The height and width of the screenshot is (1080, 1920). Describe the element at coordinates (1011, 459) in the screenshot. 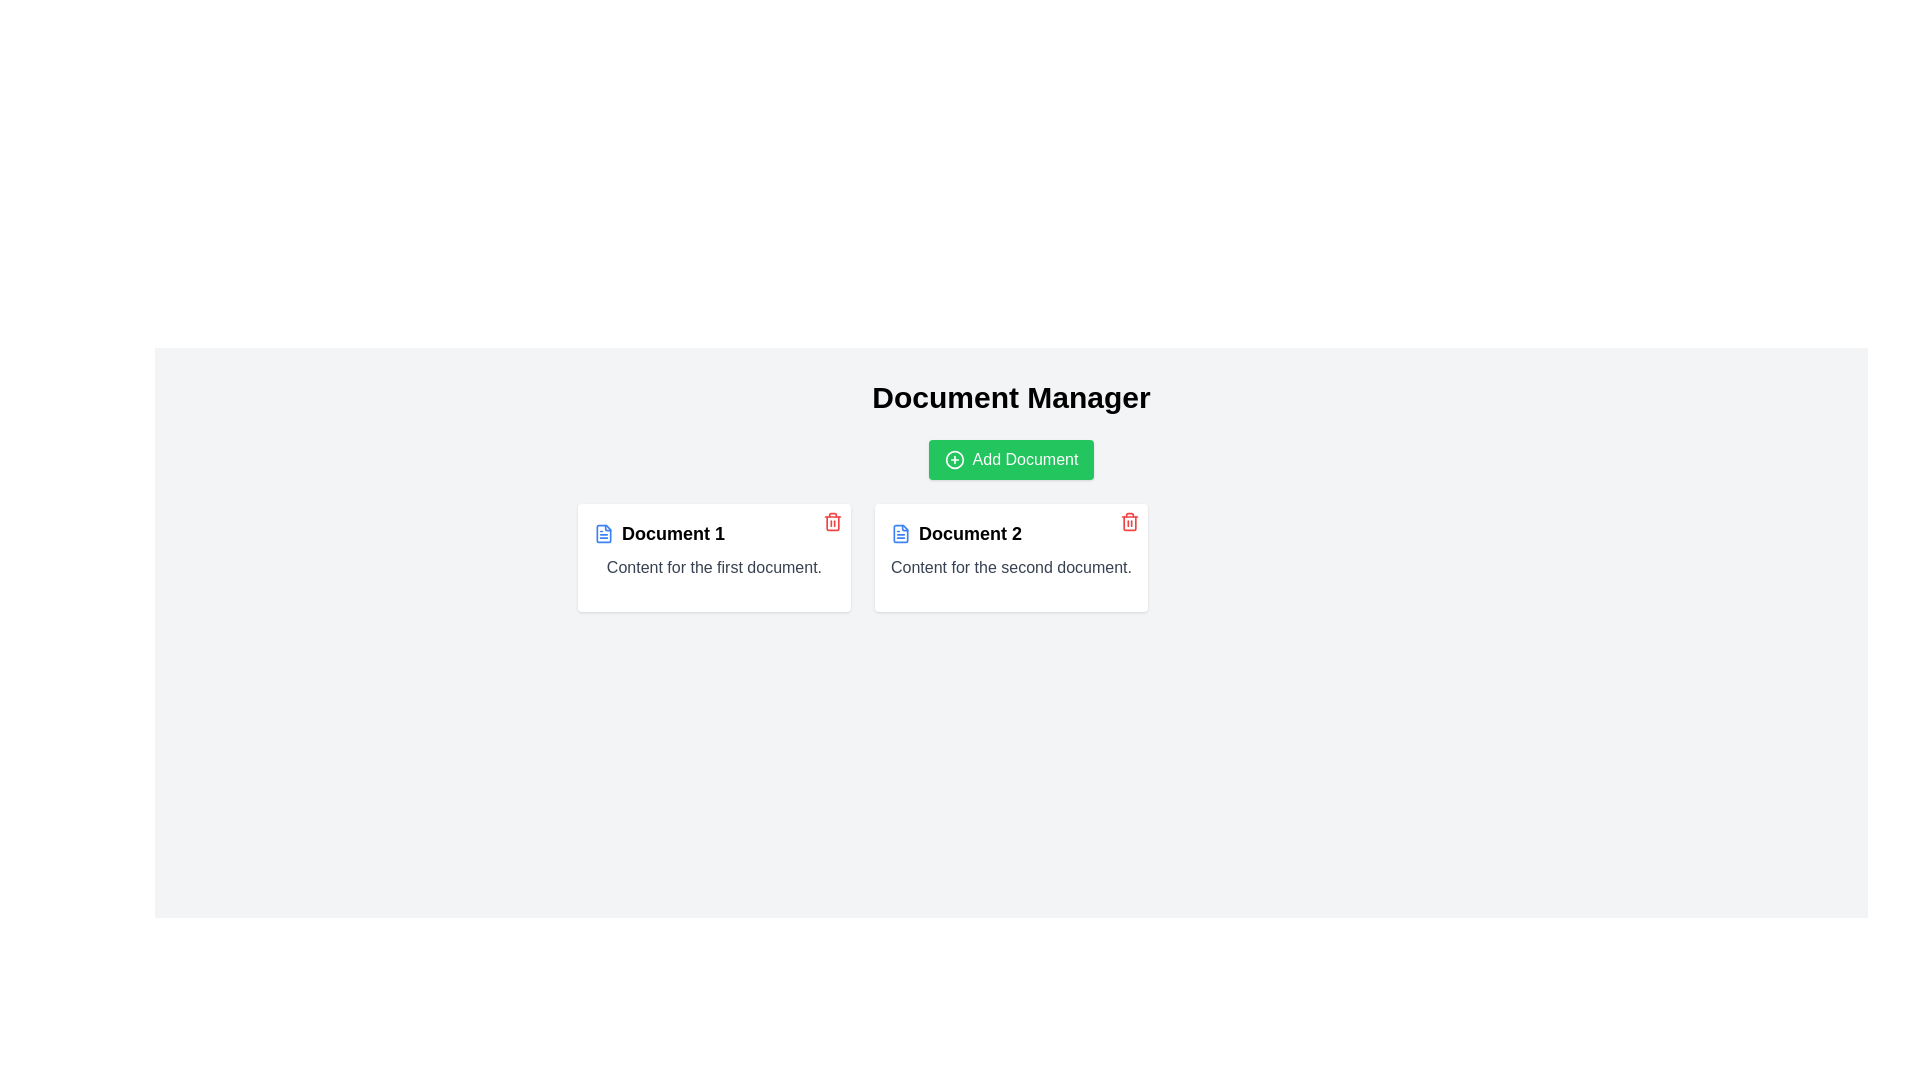

I see `the 'Add Document' button, which has a green background, white text, and a plus-circle icon` at that location.